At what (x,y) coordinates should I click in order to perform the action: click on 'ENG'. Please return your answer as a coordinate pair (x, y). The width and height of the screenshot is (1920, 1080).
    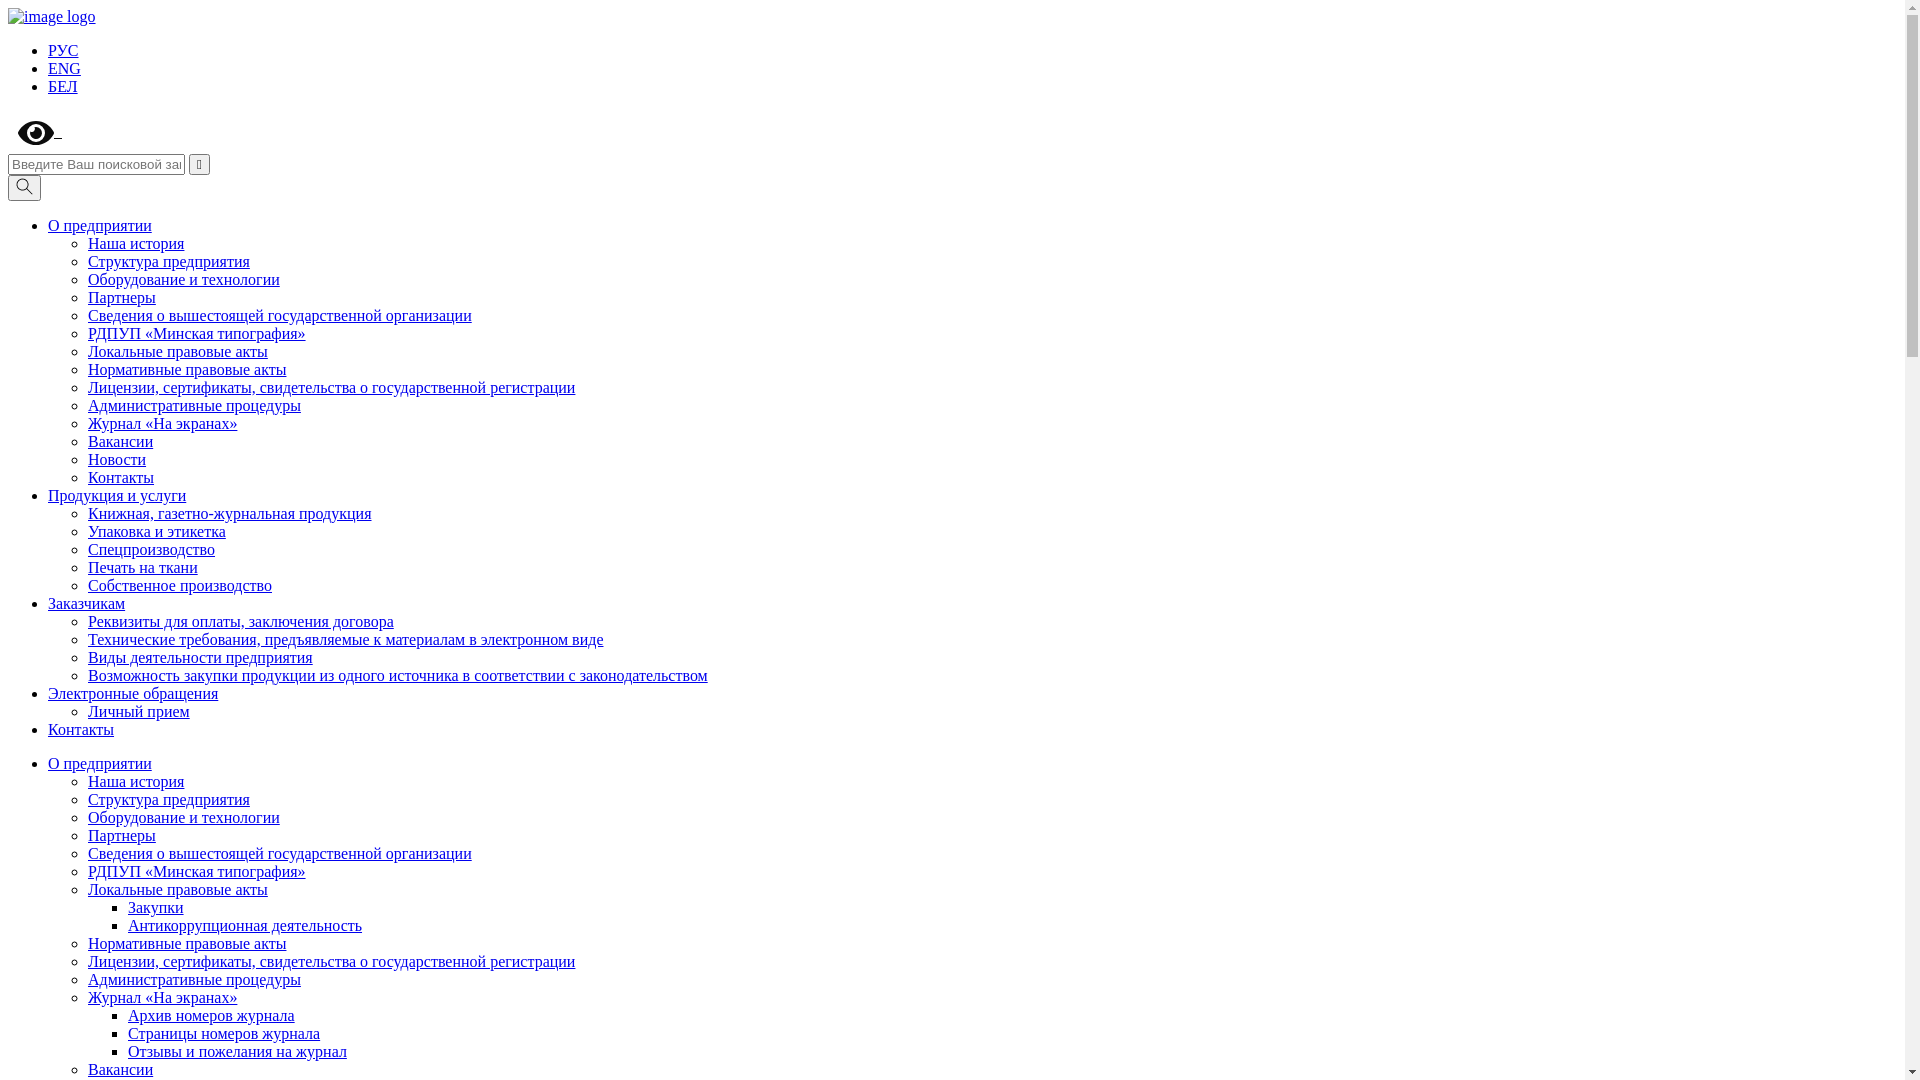
    Looking at the image, I should click on (48, 67).